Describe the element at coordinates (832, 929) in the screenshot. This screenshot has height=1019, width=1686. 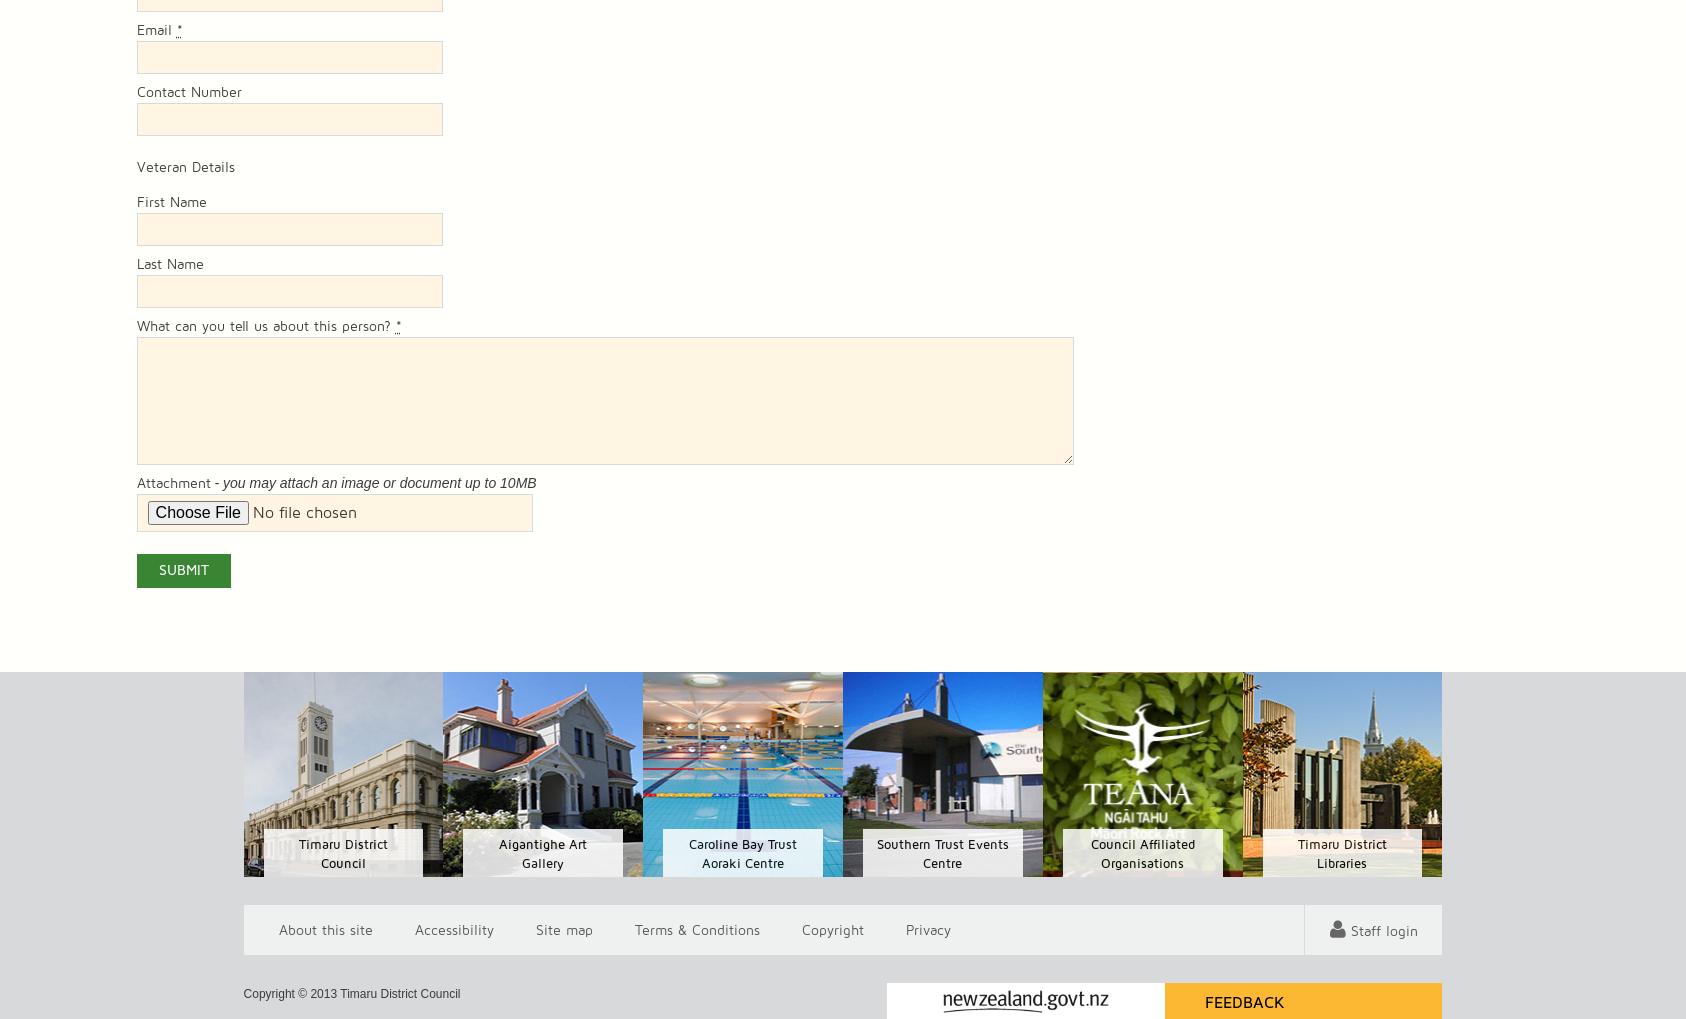
I see `'Copyright'` at that location.